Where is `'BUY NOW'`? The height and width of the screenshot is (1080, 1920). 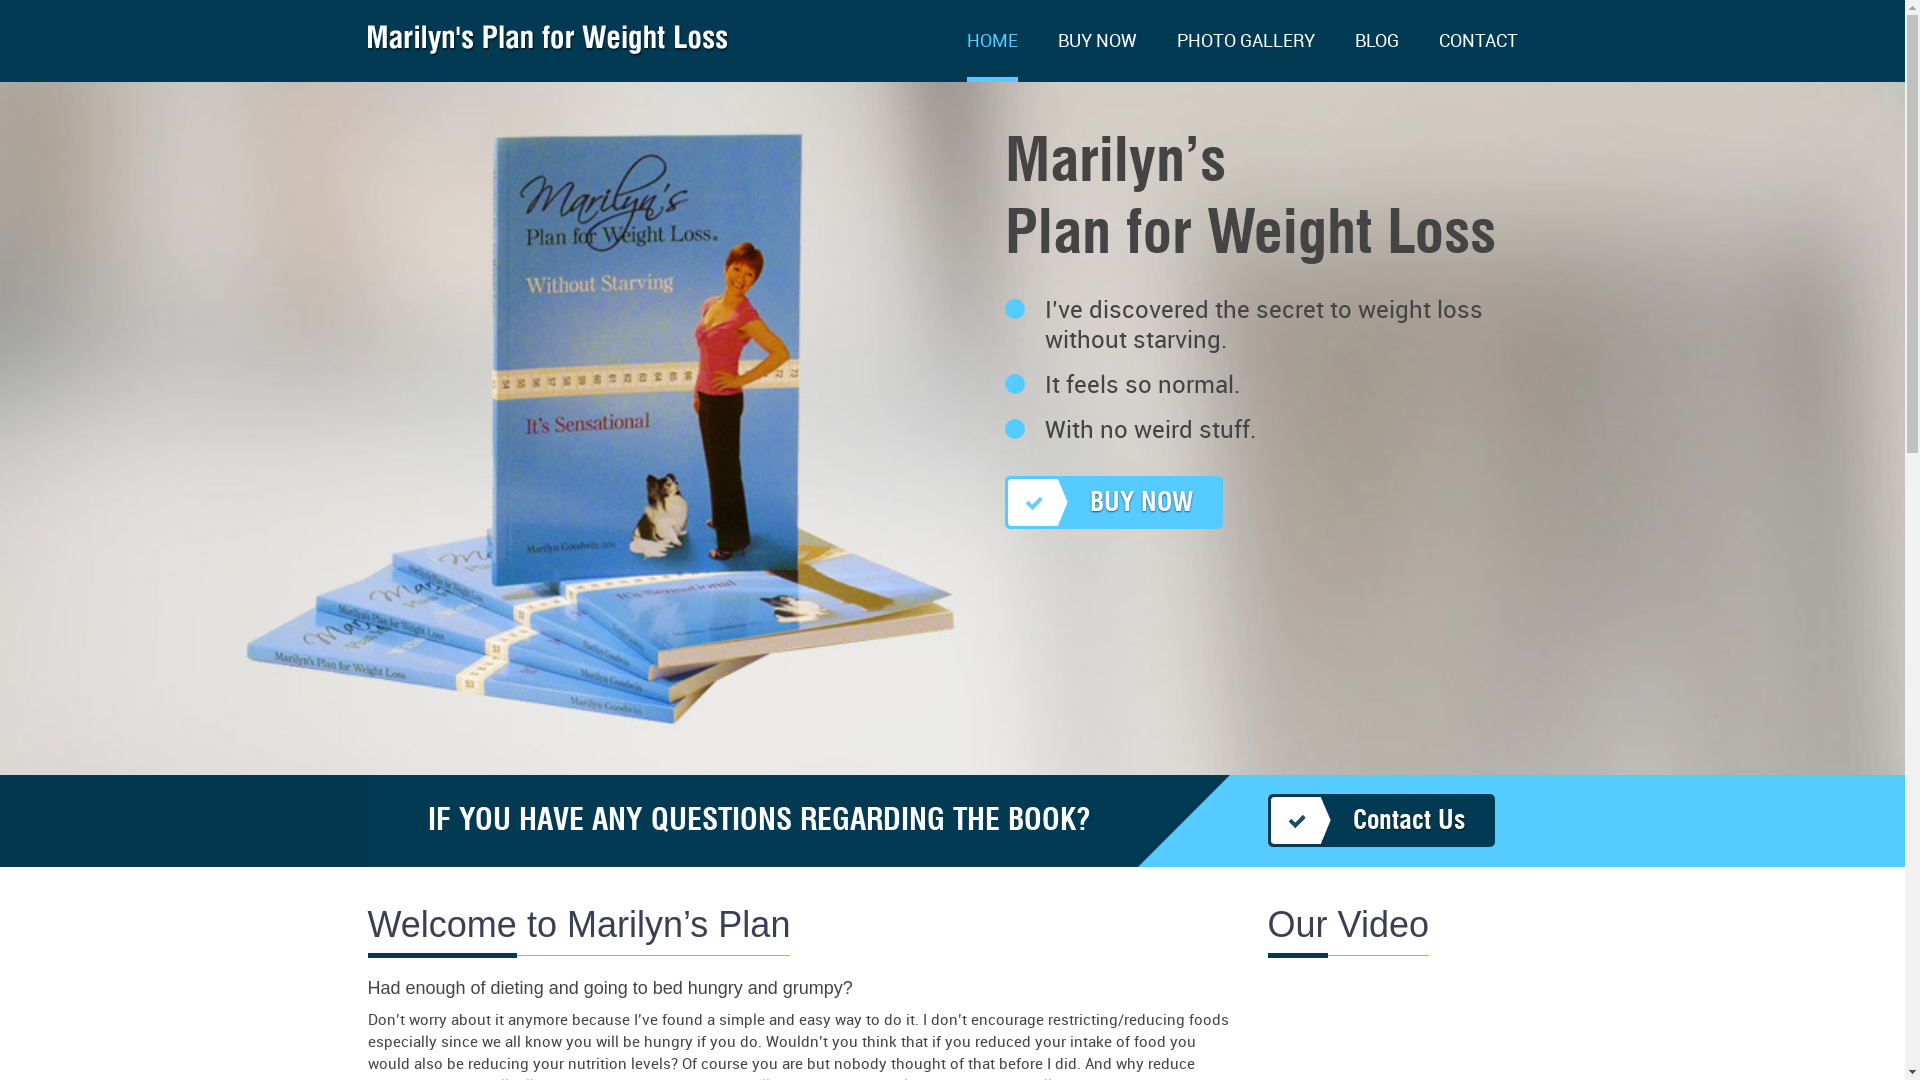 'BUY NOW' is located at coordinates (1112, 501).